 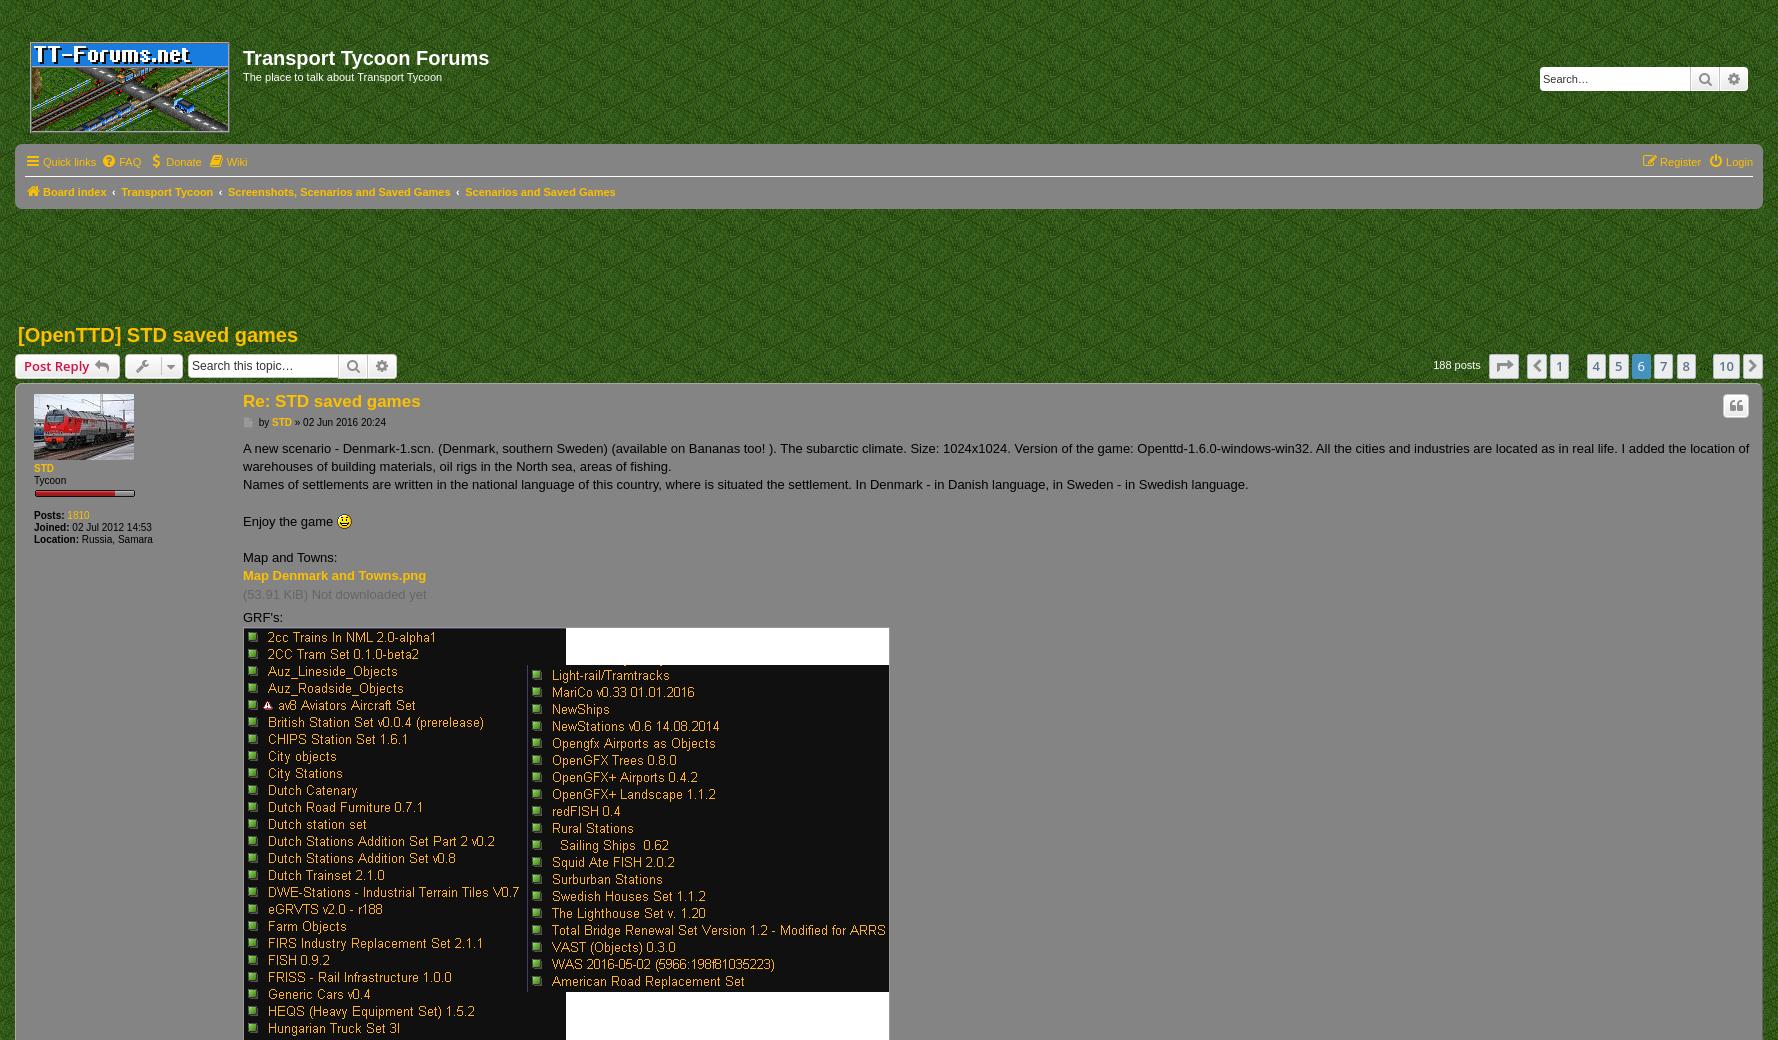 What do you see at coordinates (242, 615) in the screenshot?
I see `'GRF's:'` at bounding box center [242, 615].